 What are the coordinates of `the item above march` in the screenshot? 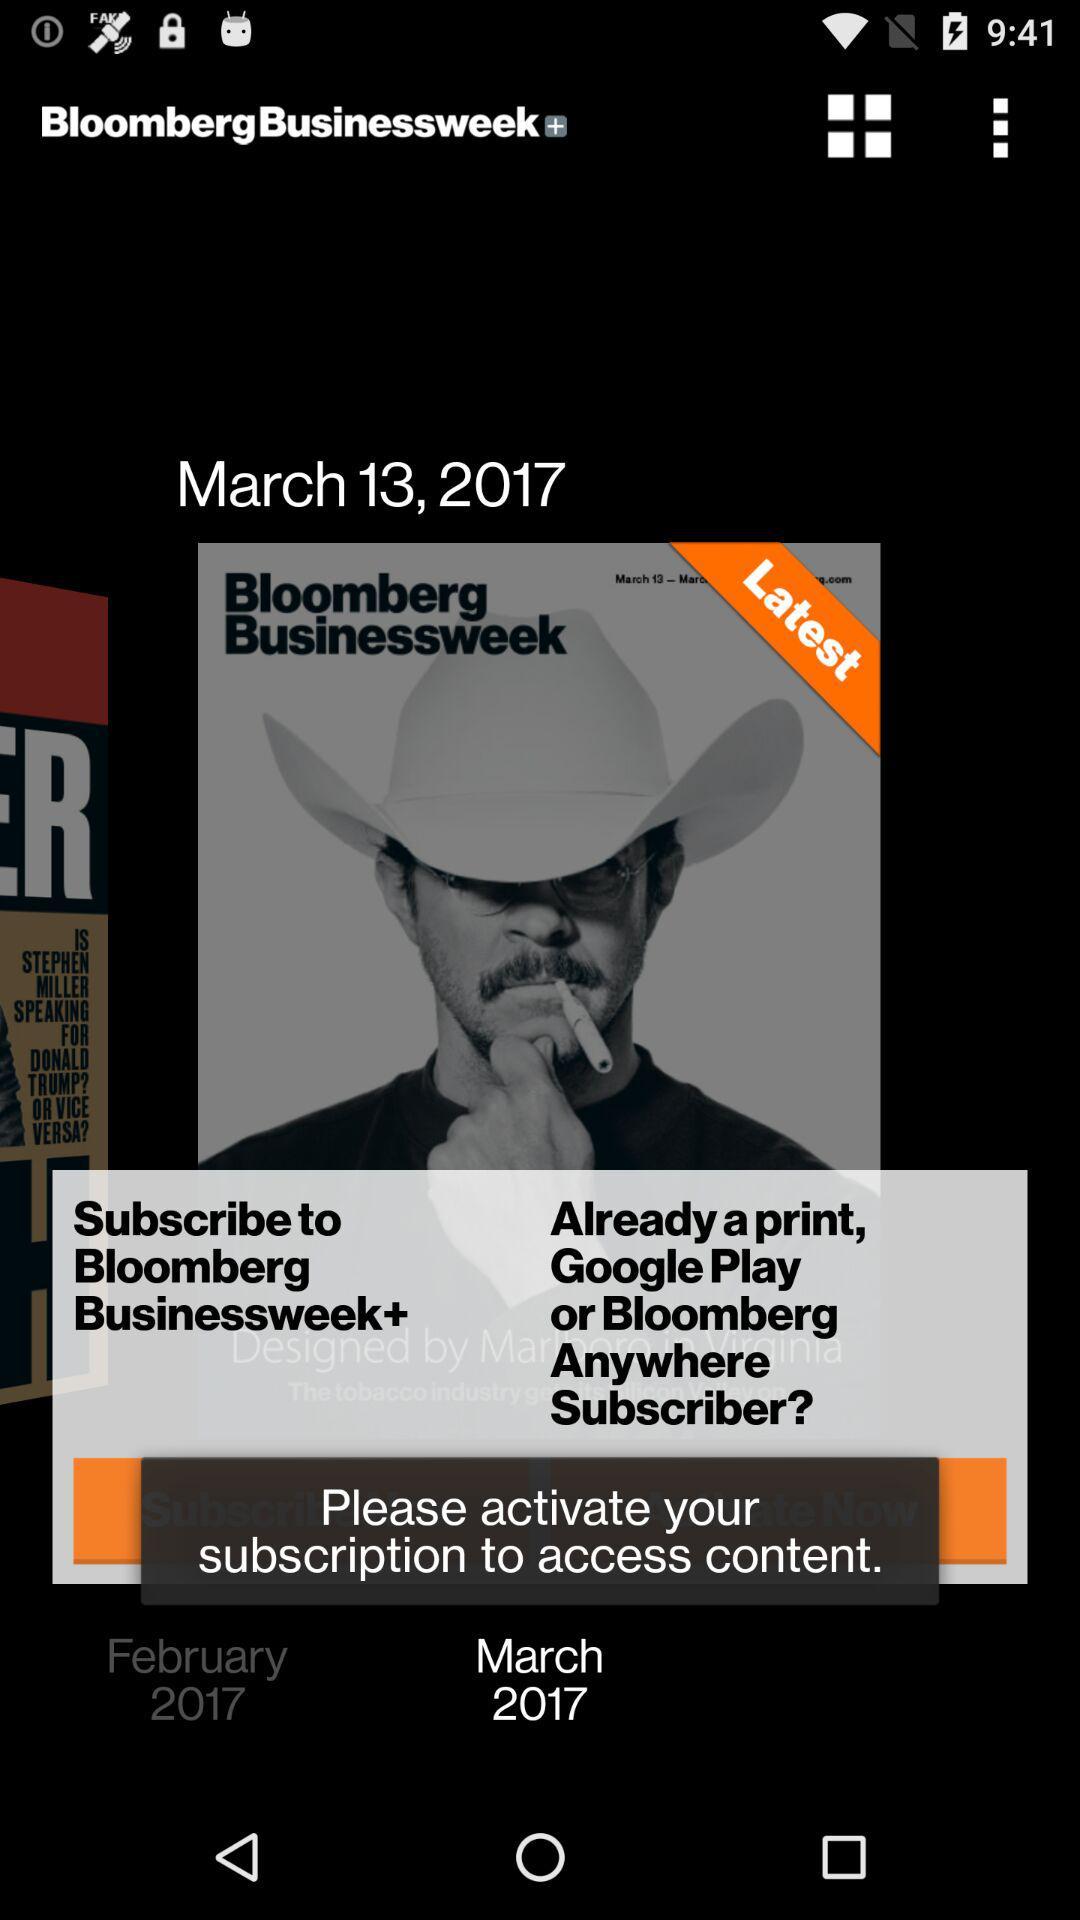 It's located at (777, 1510).